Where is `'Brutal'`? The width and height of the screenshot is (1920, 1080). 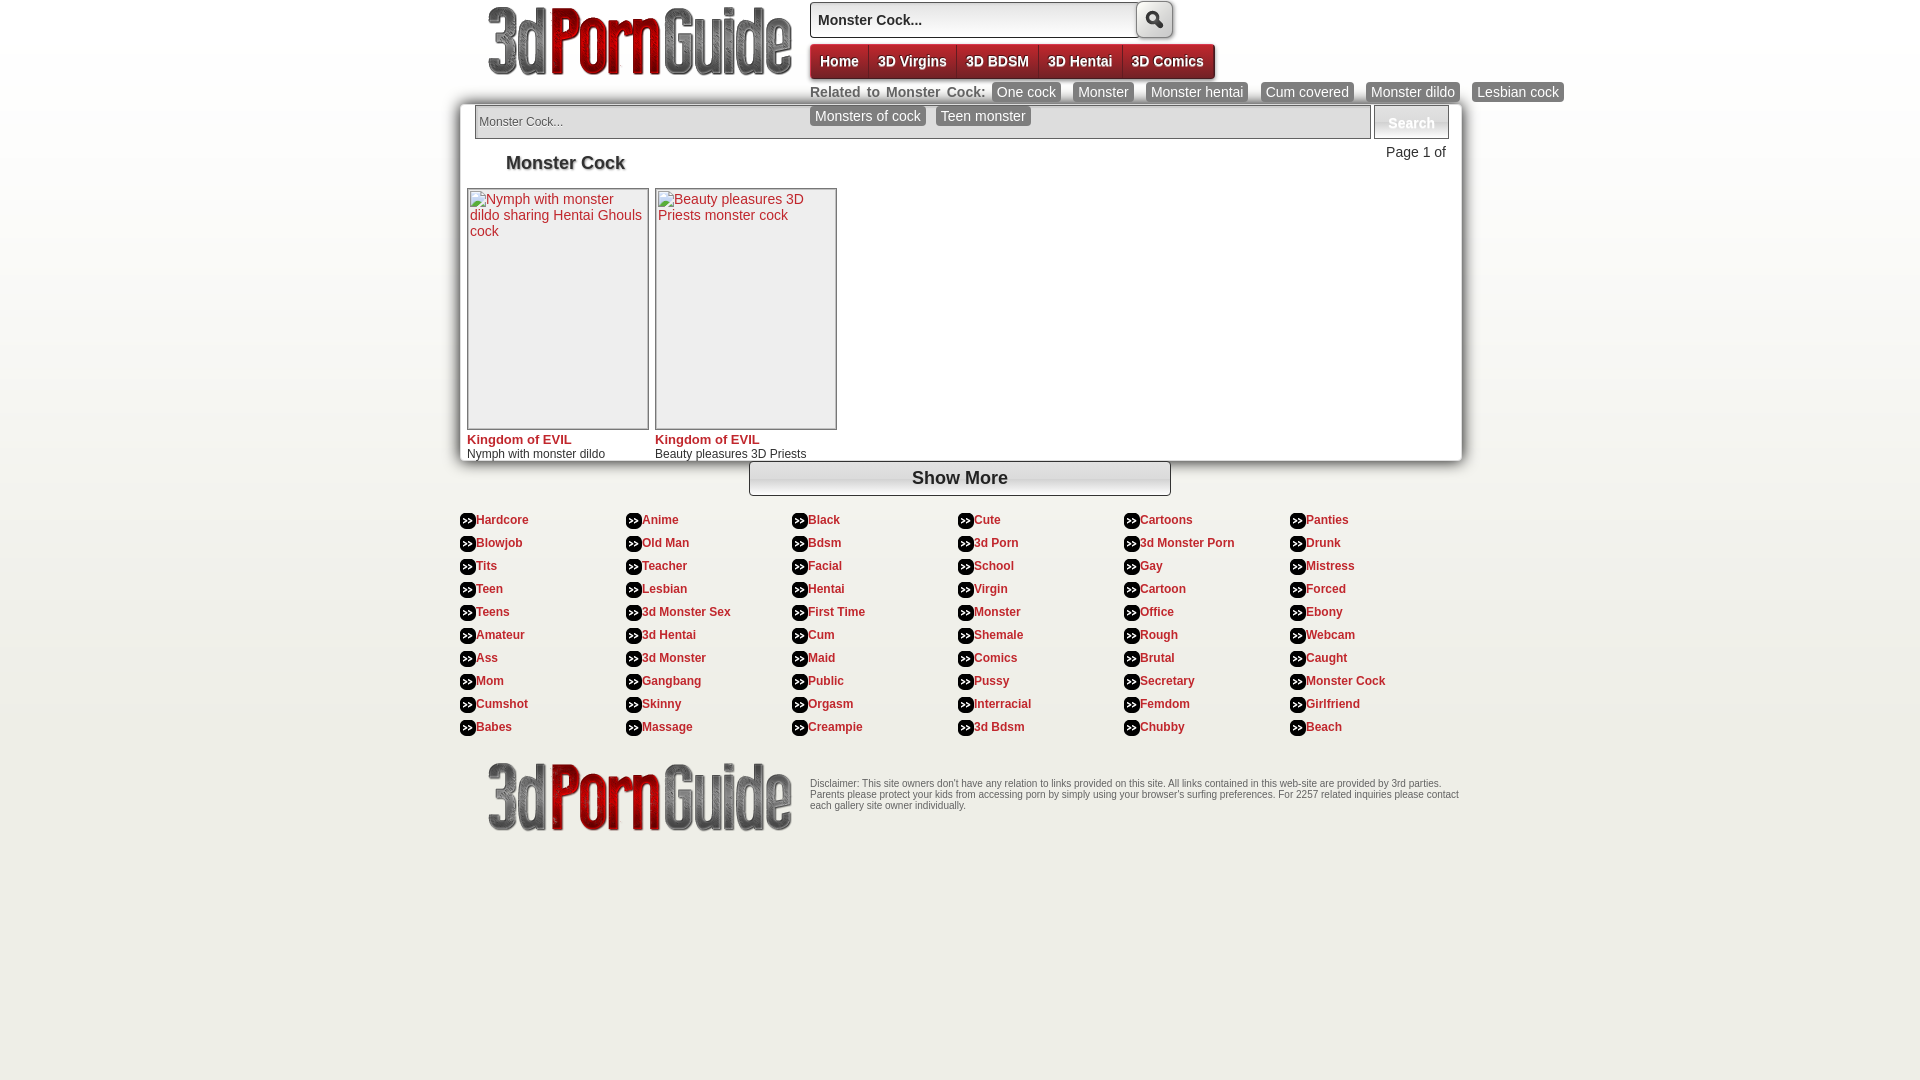 'Brutal' is located at coordinates (1140, 658).